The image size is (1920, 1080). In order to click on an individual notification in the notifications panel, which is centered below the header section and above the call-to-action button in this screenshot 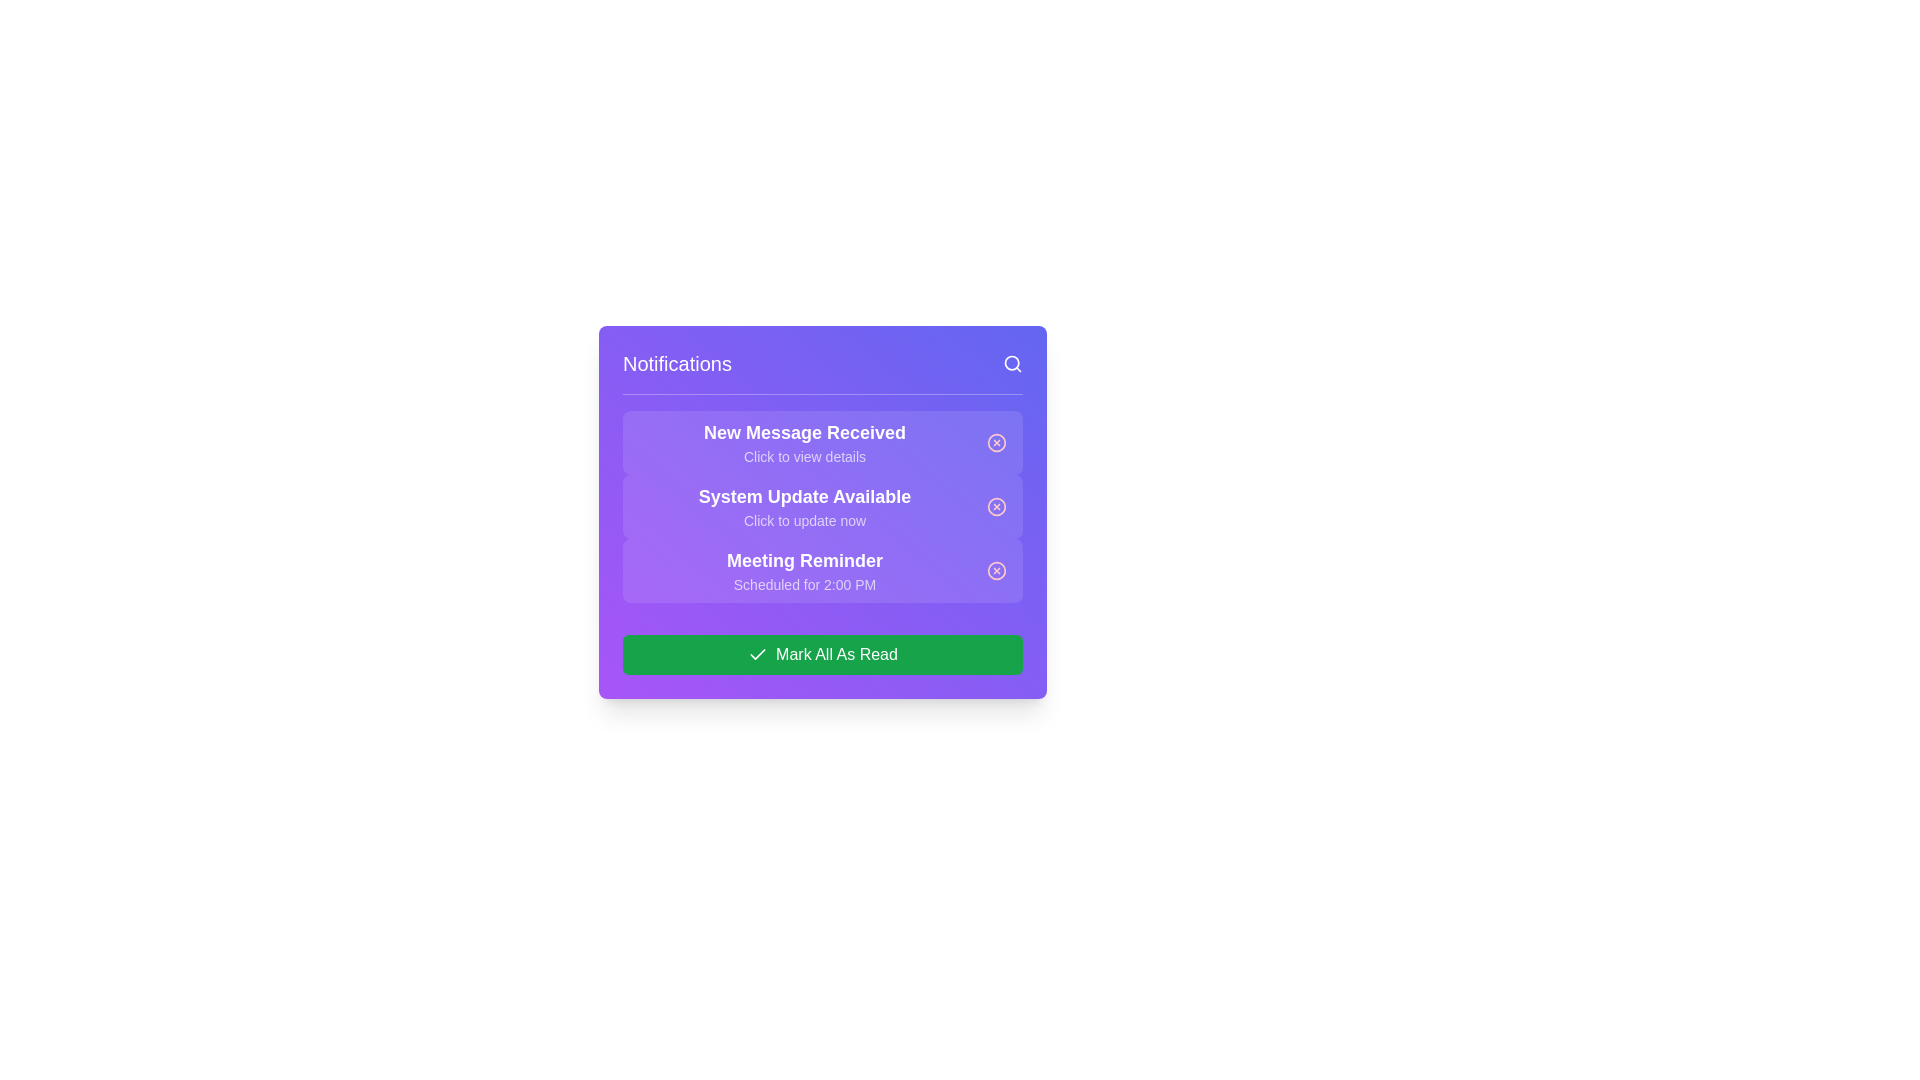, I will do `click(822, 511)`.